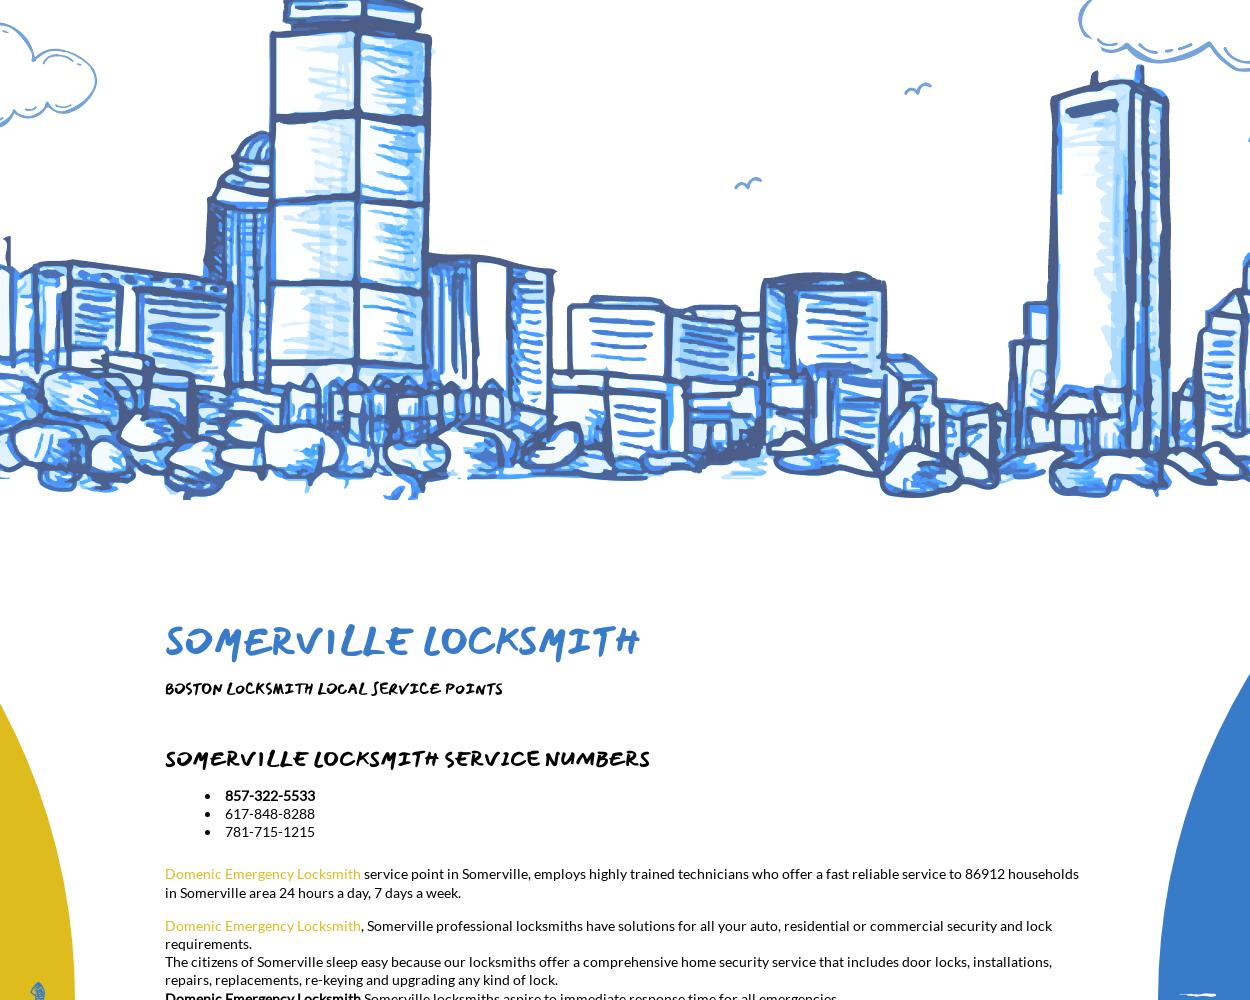 Image resolution: width=1250 pixels, height=1000 pixels. What do you see at coordinates (270, 812) in the screenshot?
I see `'617-848-8288'` at bounding box center [270, 812].